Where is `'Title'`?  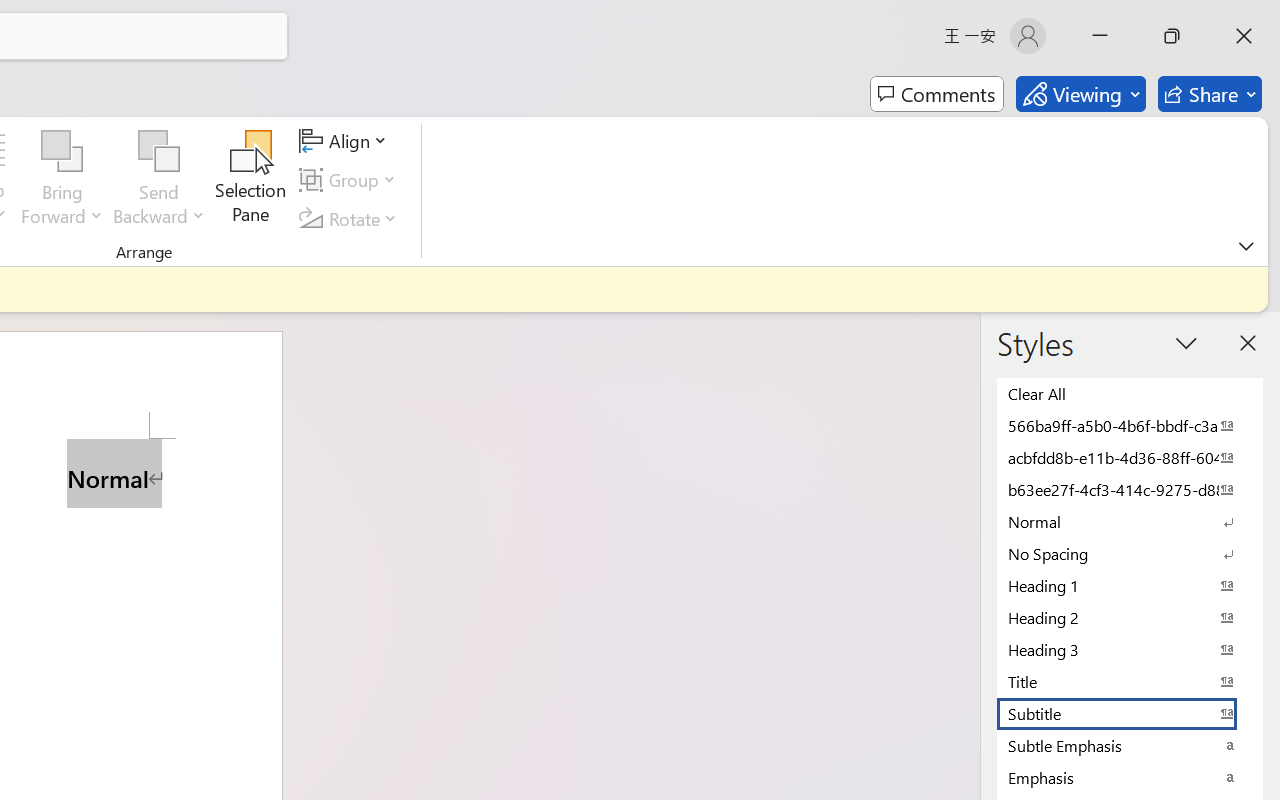
'Title' is located at coordinates (1130, 681).